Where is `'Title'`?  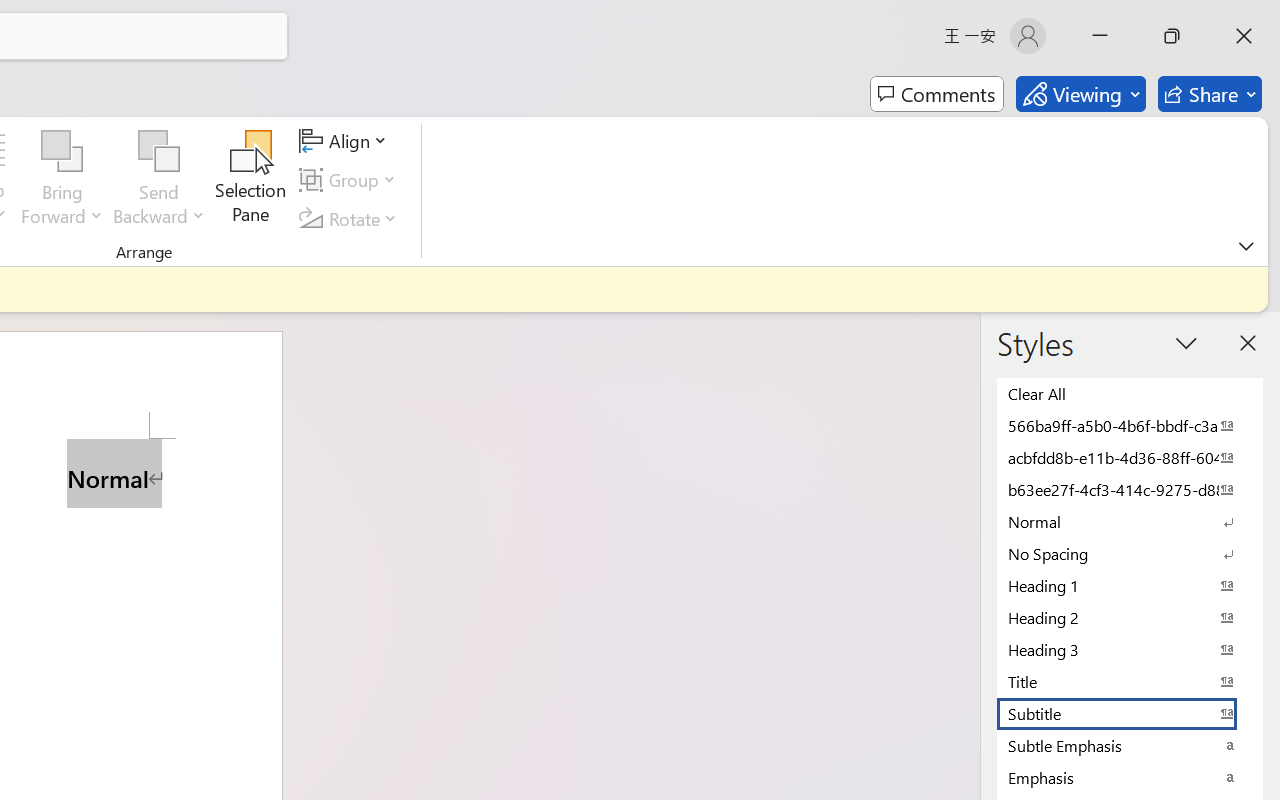
'Title' is located at coordinates (1130, 681).